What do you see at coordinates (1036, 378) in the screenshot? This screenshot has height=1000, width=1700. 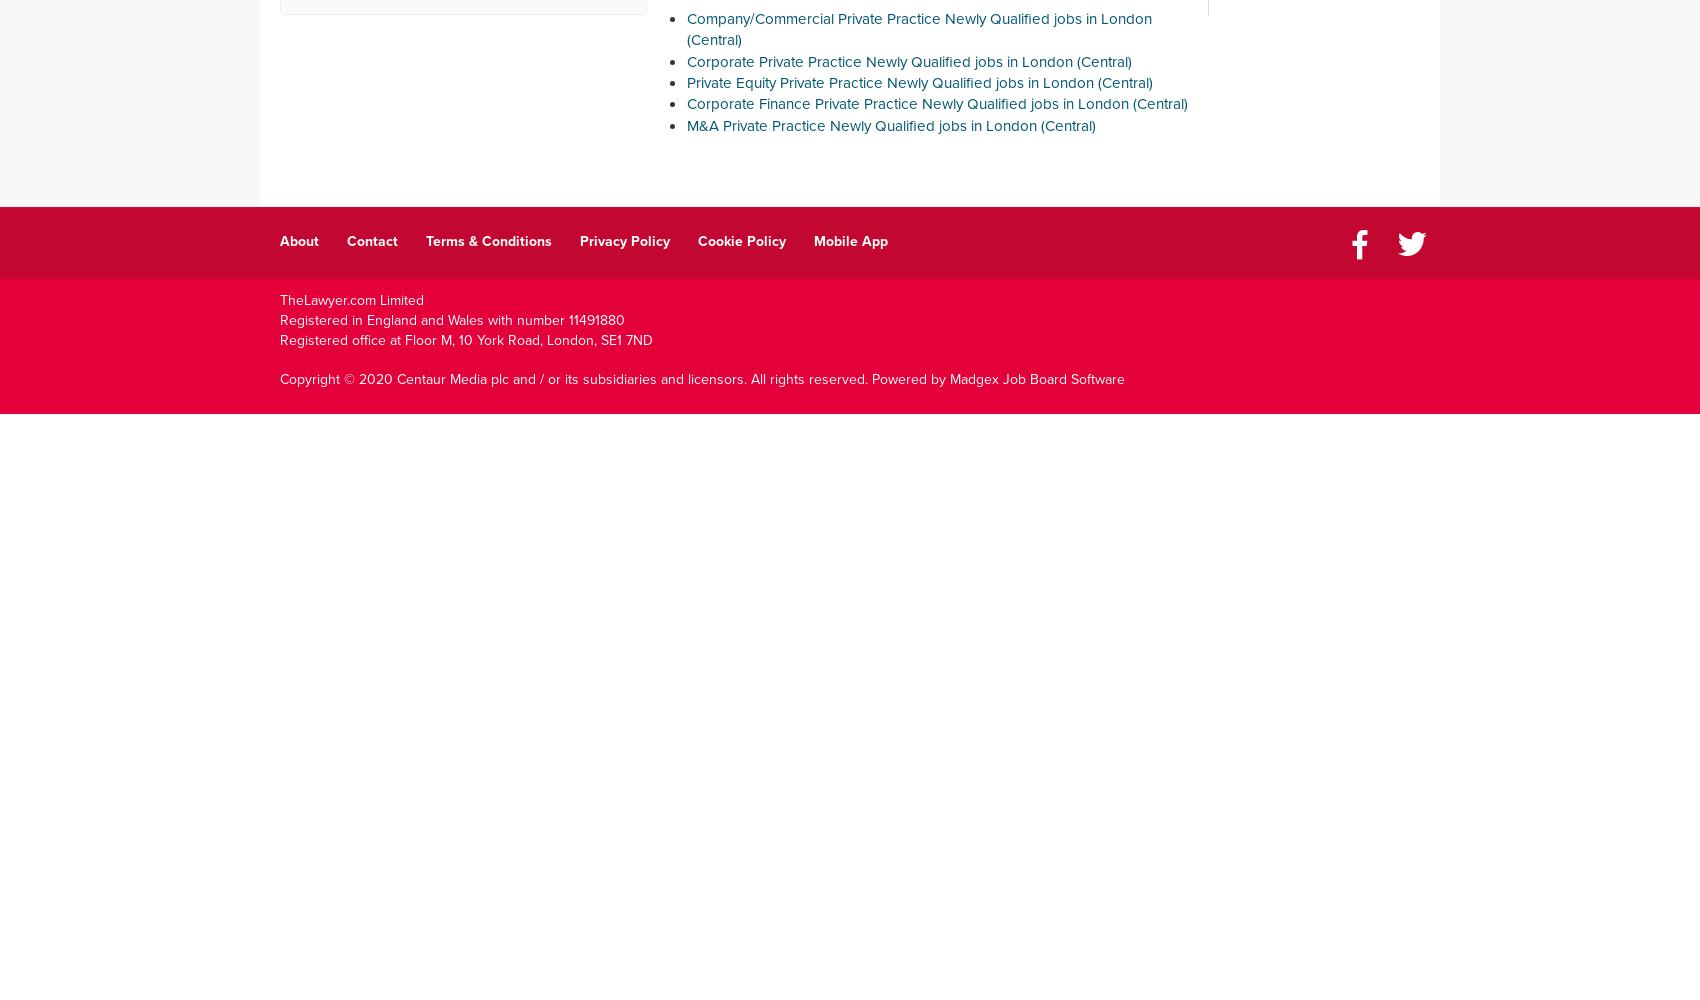 I see `'Madgex Job Board Software'` at bounding box center [1036, 378].